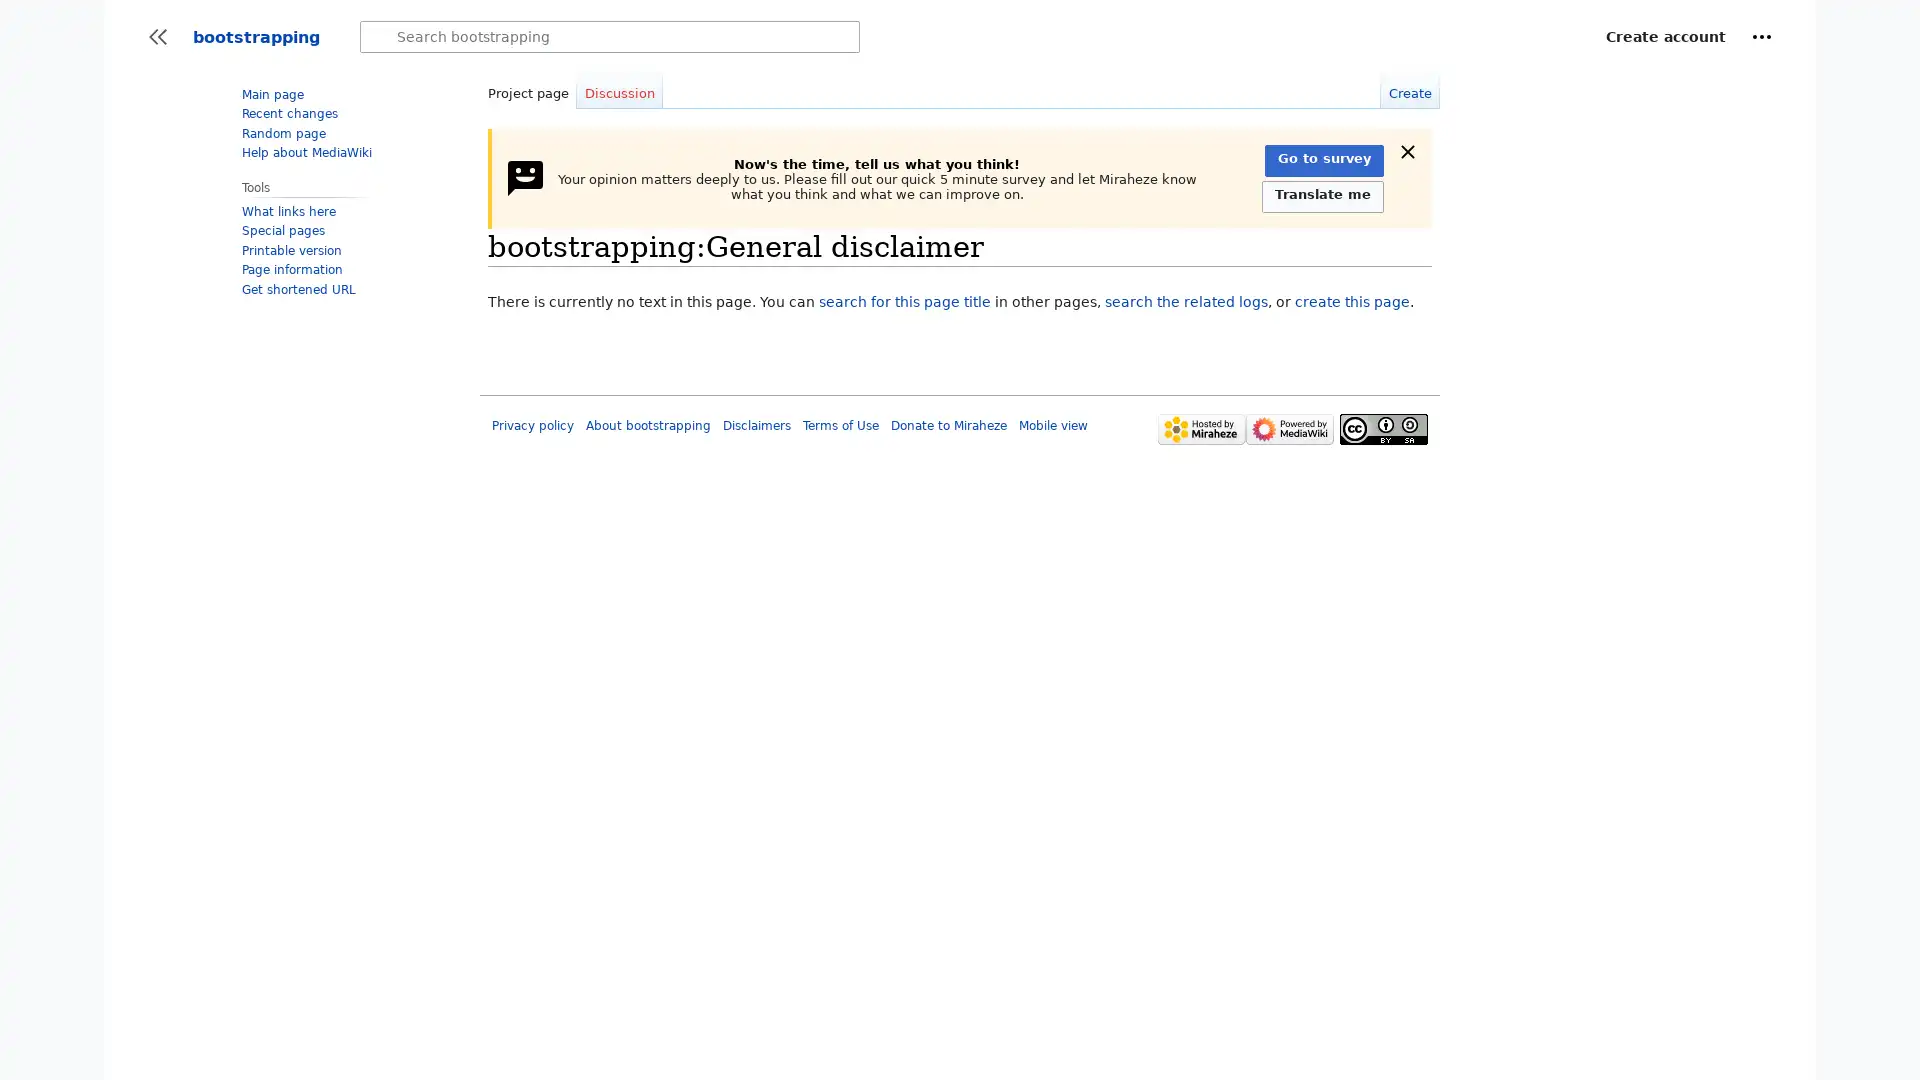 This screenshot has width=1920, height=1080. What do you see at coordinates (379, 37) in the screenshot?
I see `Search` at bounding box center [379, 37].